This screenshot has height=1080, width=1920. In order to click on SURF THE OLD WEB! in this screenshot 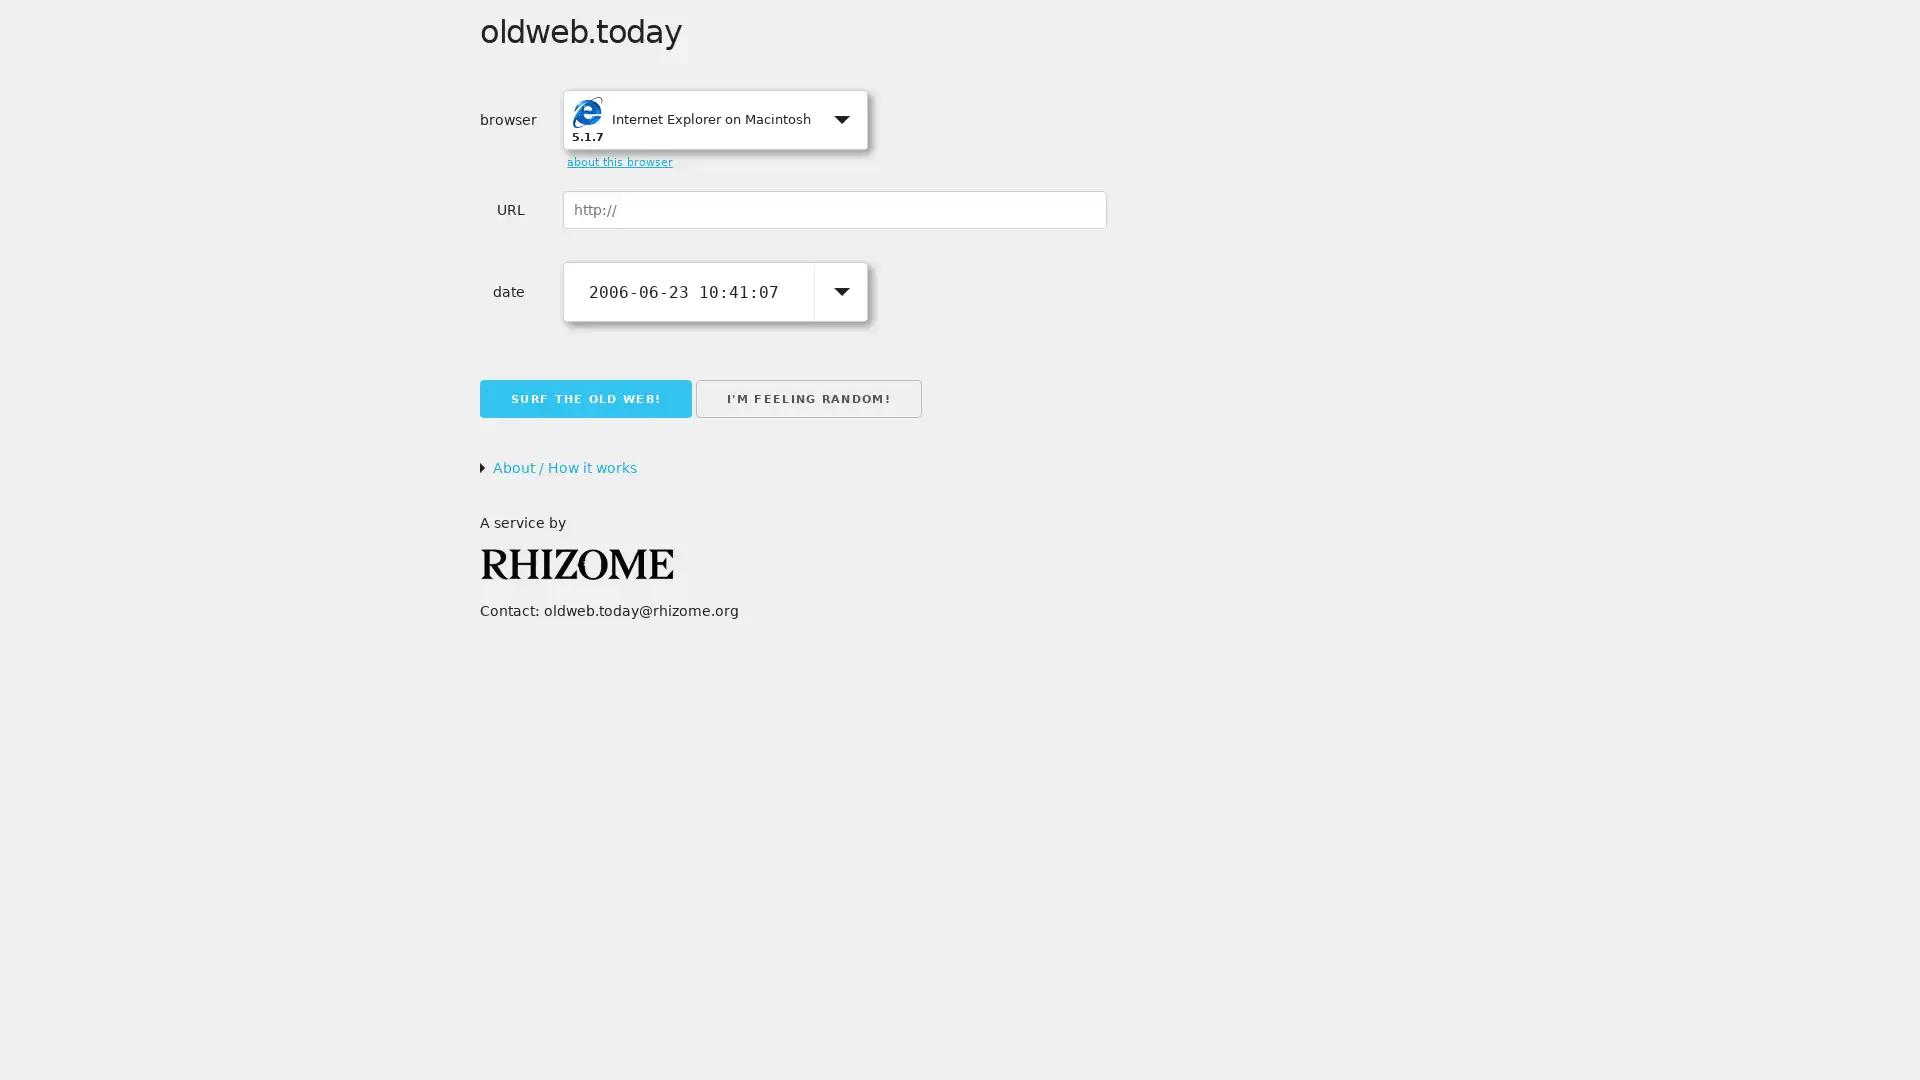, I will do `click(584, 398)`.